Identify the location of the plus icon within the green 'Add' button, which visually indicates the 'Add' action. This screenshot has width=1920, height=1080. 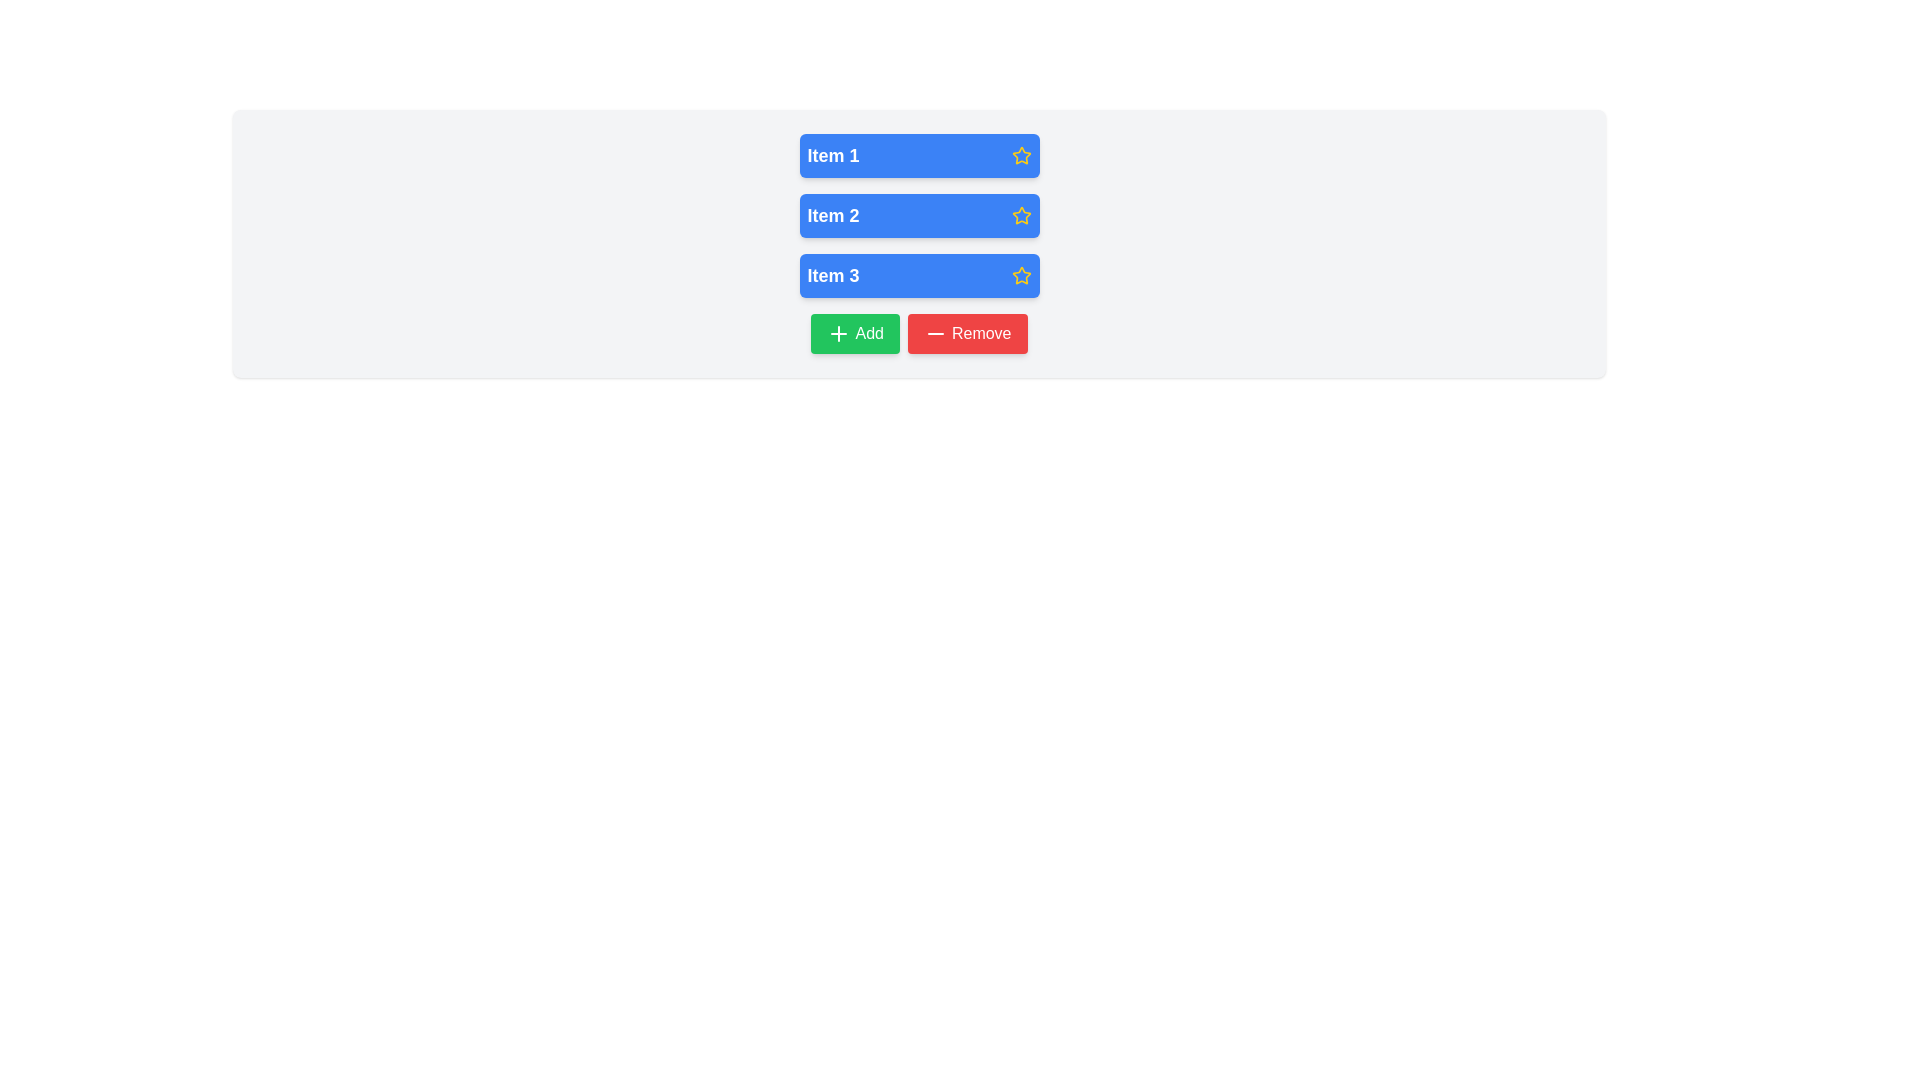
(839, 333).